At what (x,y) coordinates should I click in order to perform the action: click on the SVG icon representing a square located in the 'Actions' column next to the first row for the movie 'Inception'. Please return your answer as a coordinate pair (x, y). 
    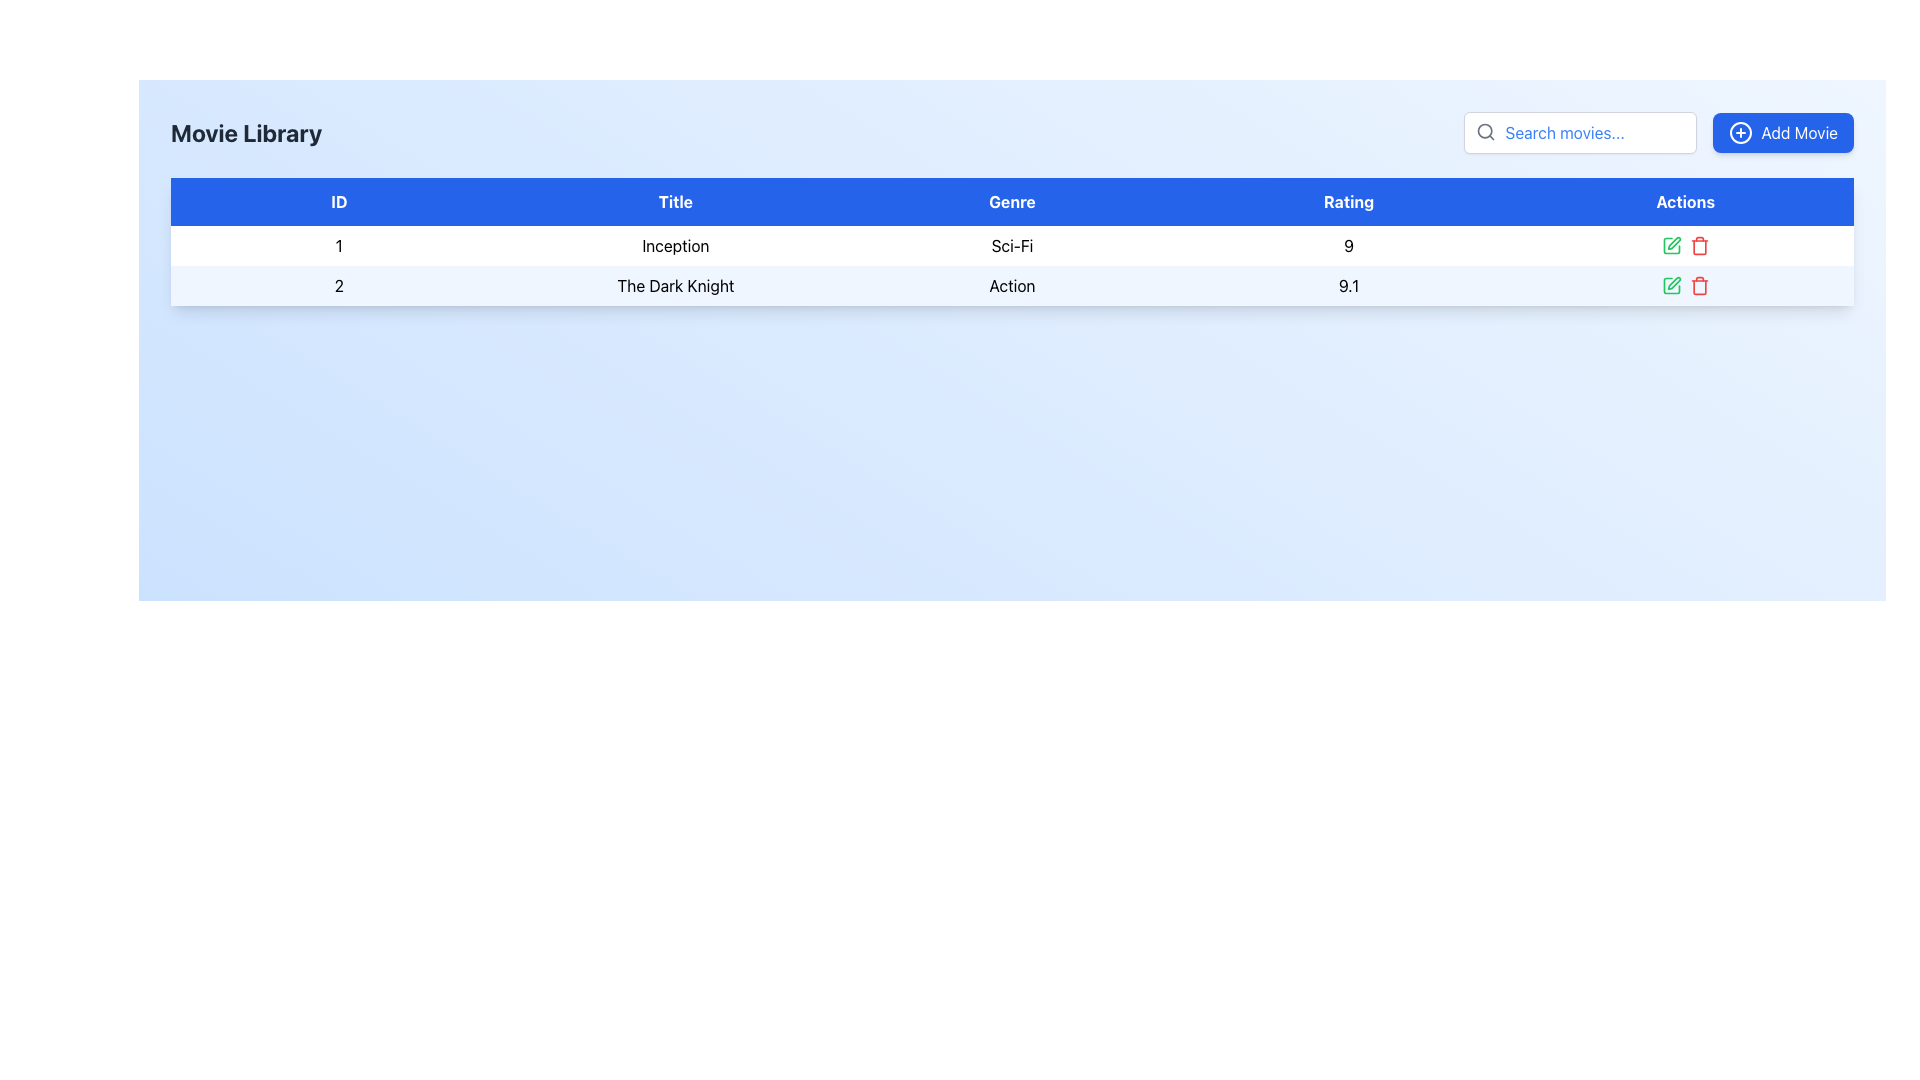
    Looking at the image, I should click on (1671, 245).